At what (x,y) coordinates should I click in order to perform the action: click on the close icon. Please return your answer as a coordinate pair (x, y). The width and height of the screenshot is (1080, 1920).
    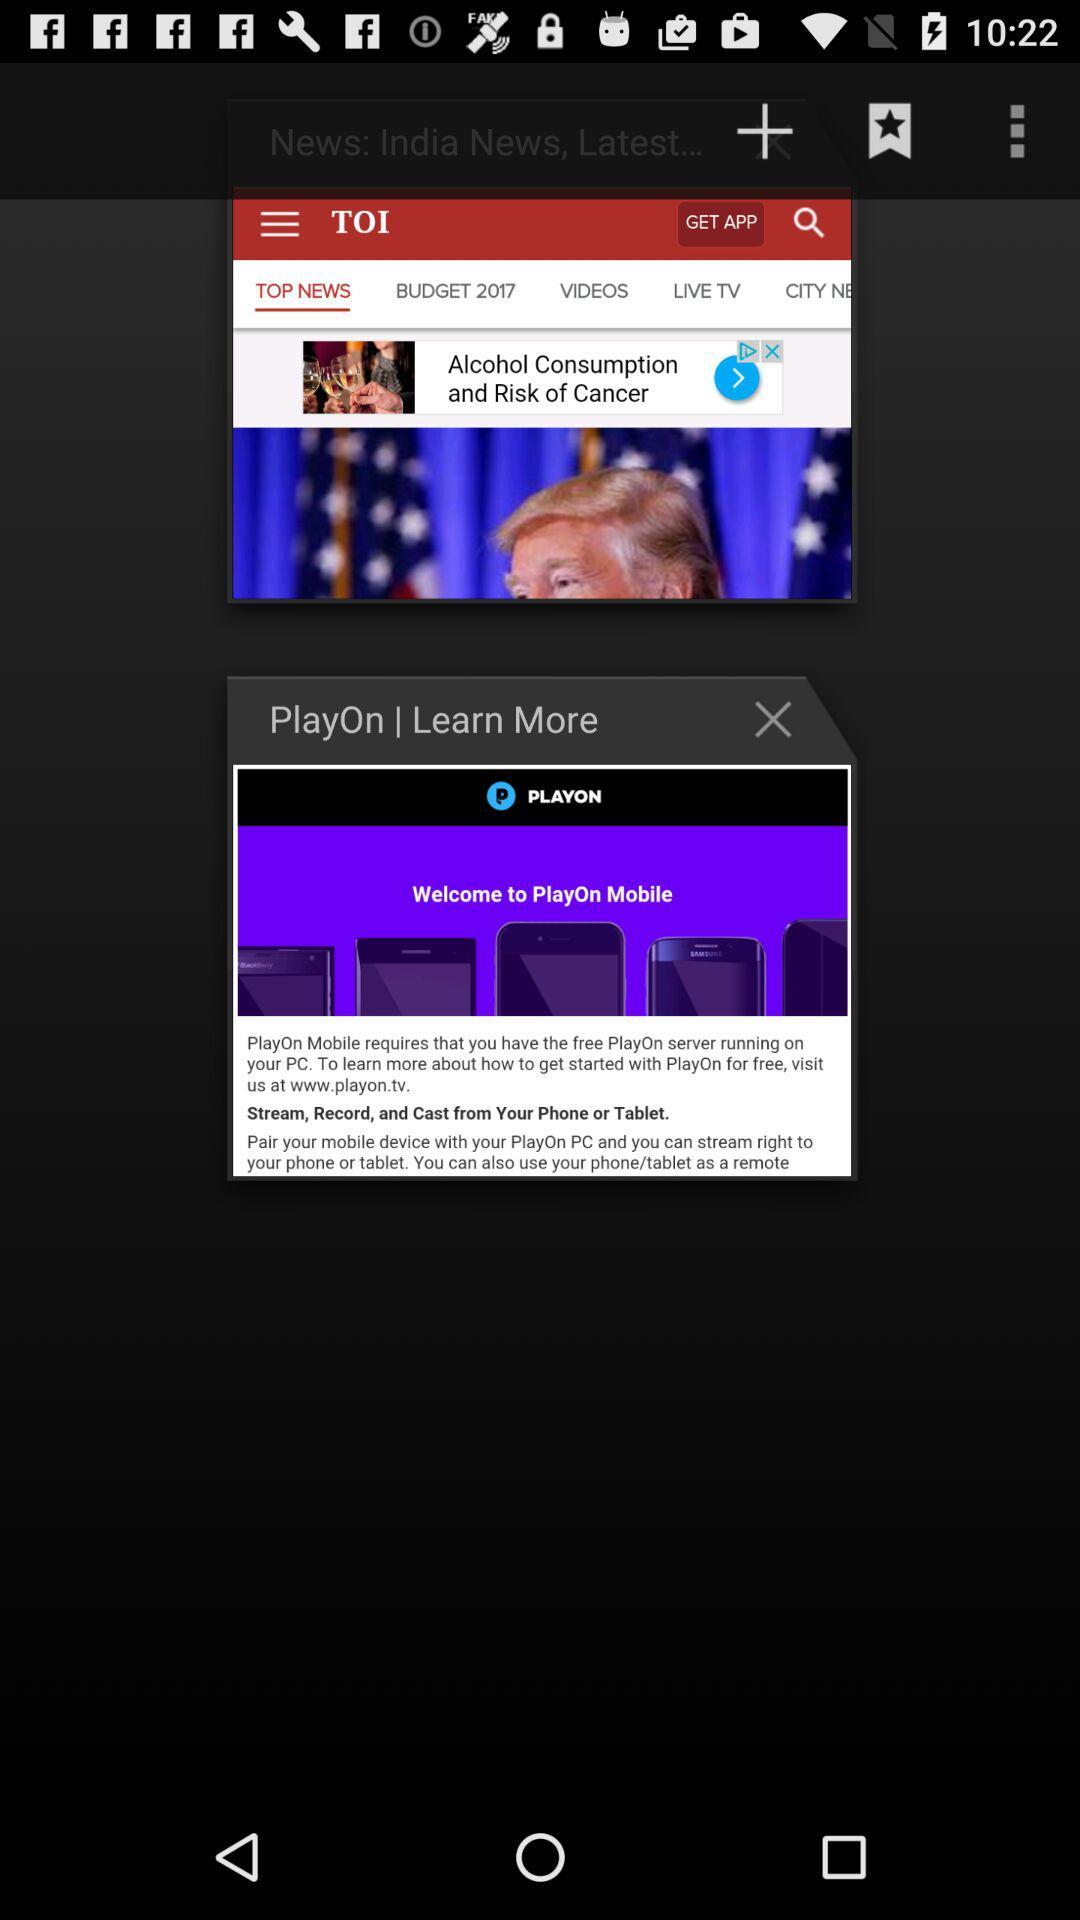
    Looking at the image, I should click on (782, 767).